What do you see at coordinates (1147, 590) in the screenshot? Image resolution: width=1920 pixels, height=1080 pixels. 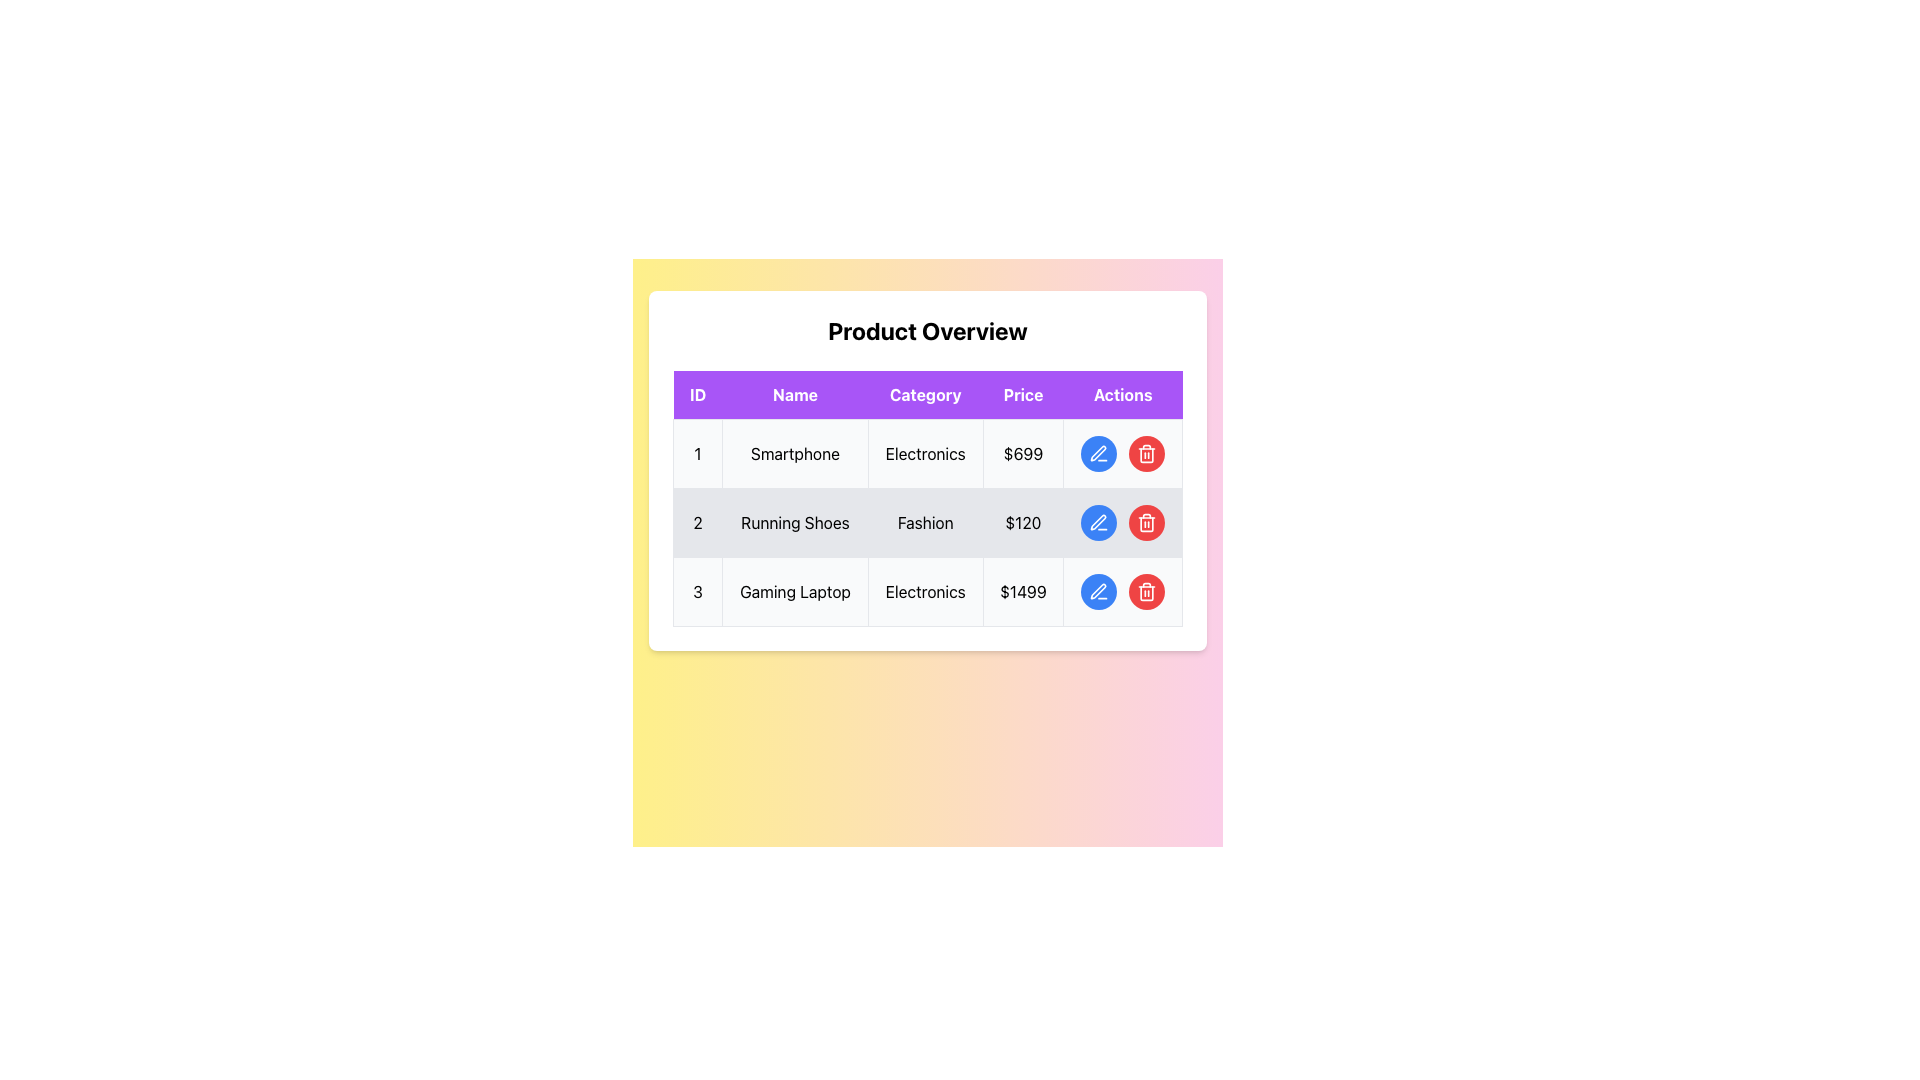 I see `the trash can icon located within the red circular button at the far right of the 'Actions' column for the 'Gaming Laptop' product` at bounding box center [1147, 590].